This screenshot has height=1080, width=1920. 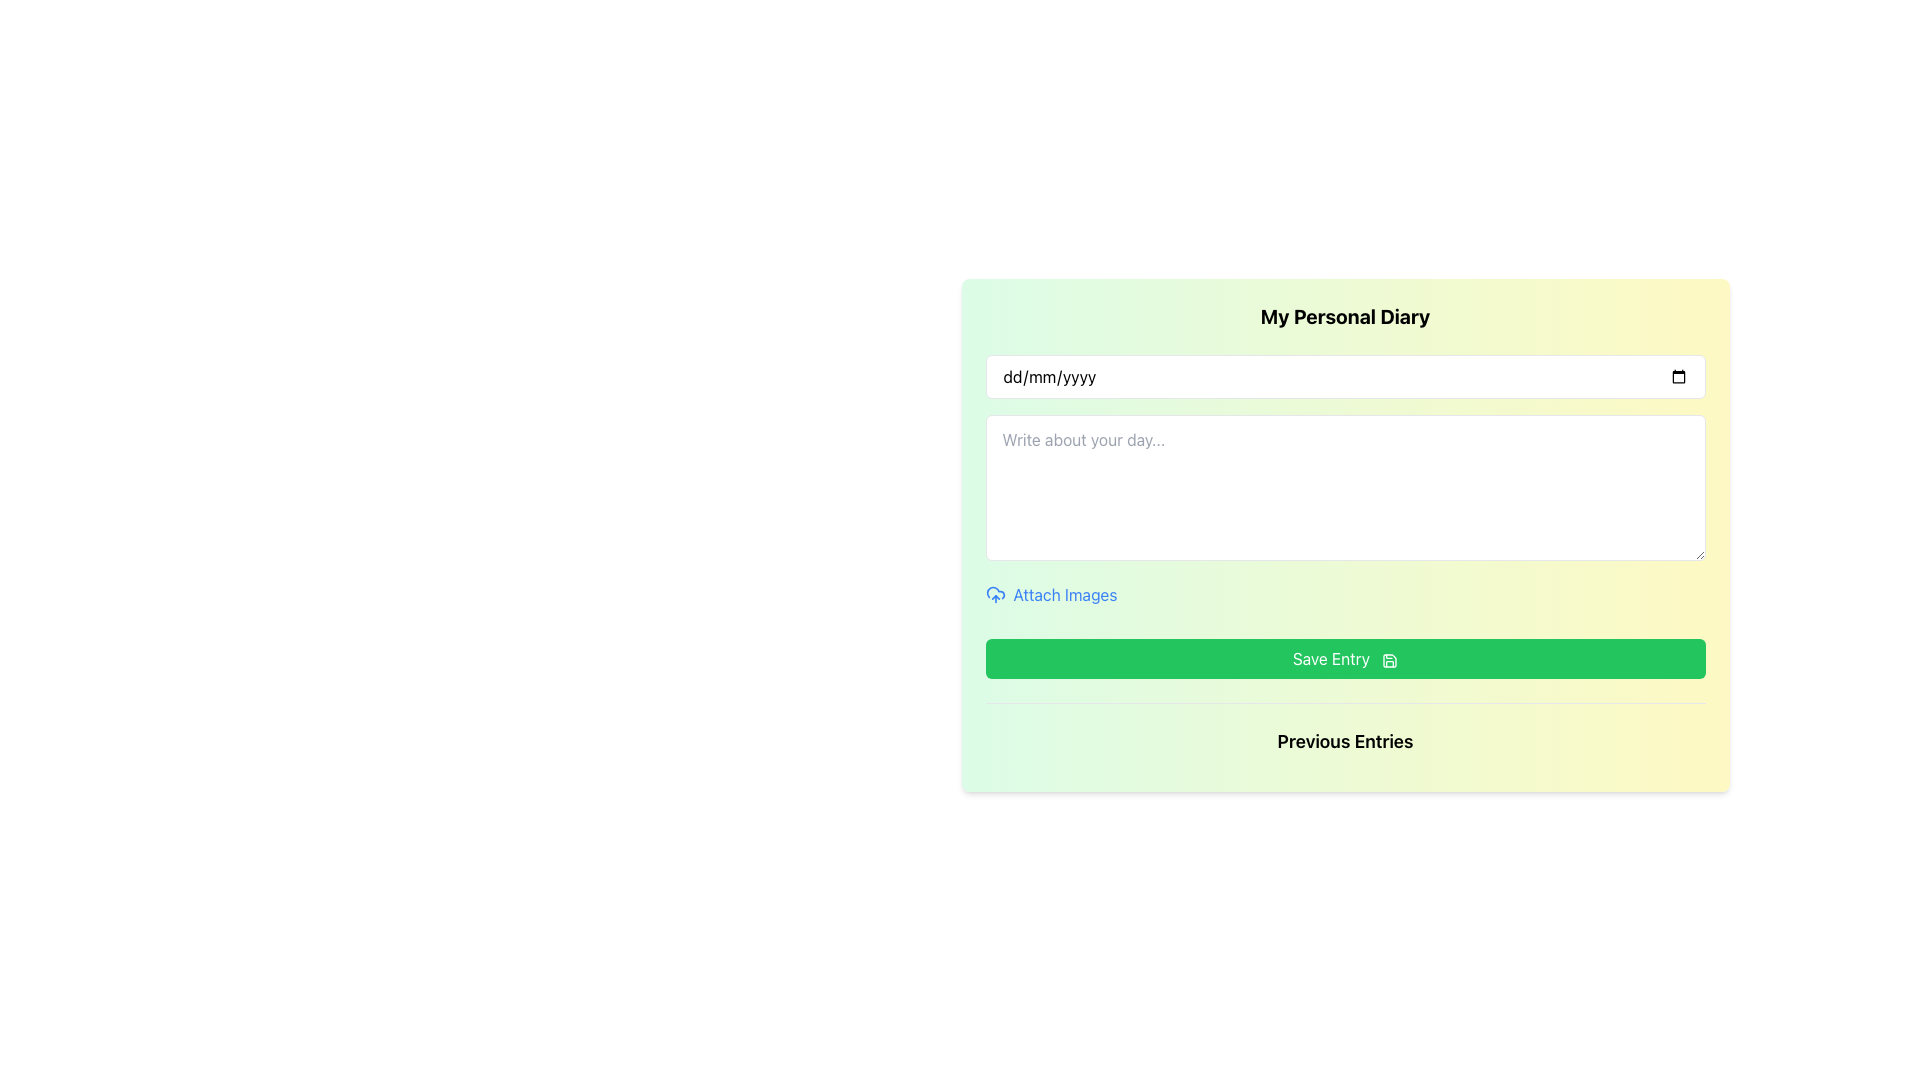 I want to click on the save button located at the bottom of the 'My Personal Diary' form, so click(x=1345, y=659).